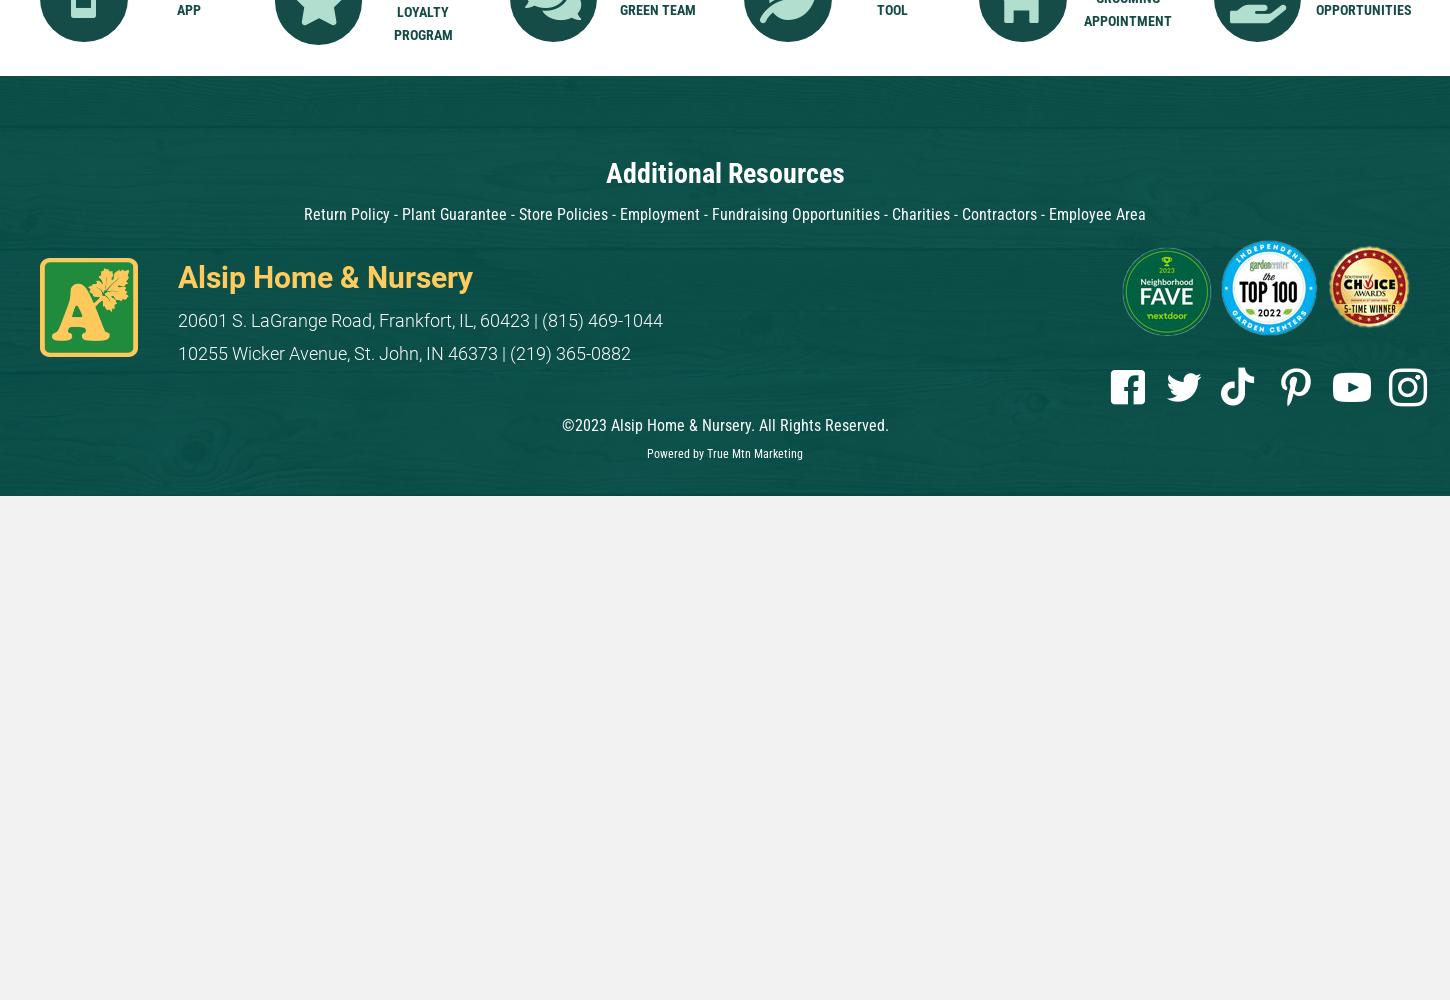 This screenshot has width=1450, height=1000. I want to click on 'Plant Guarantee', so click(453, 213).